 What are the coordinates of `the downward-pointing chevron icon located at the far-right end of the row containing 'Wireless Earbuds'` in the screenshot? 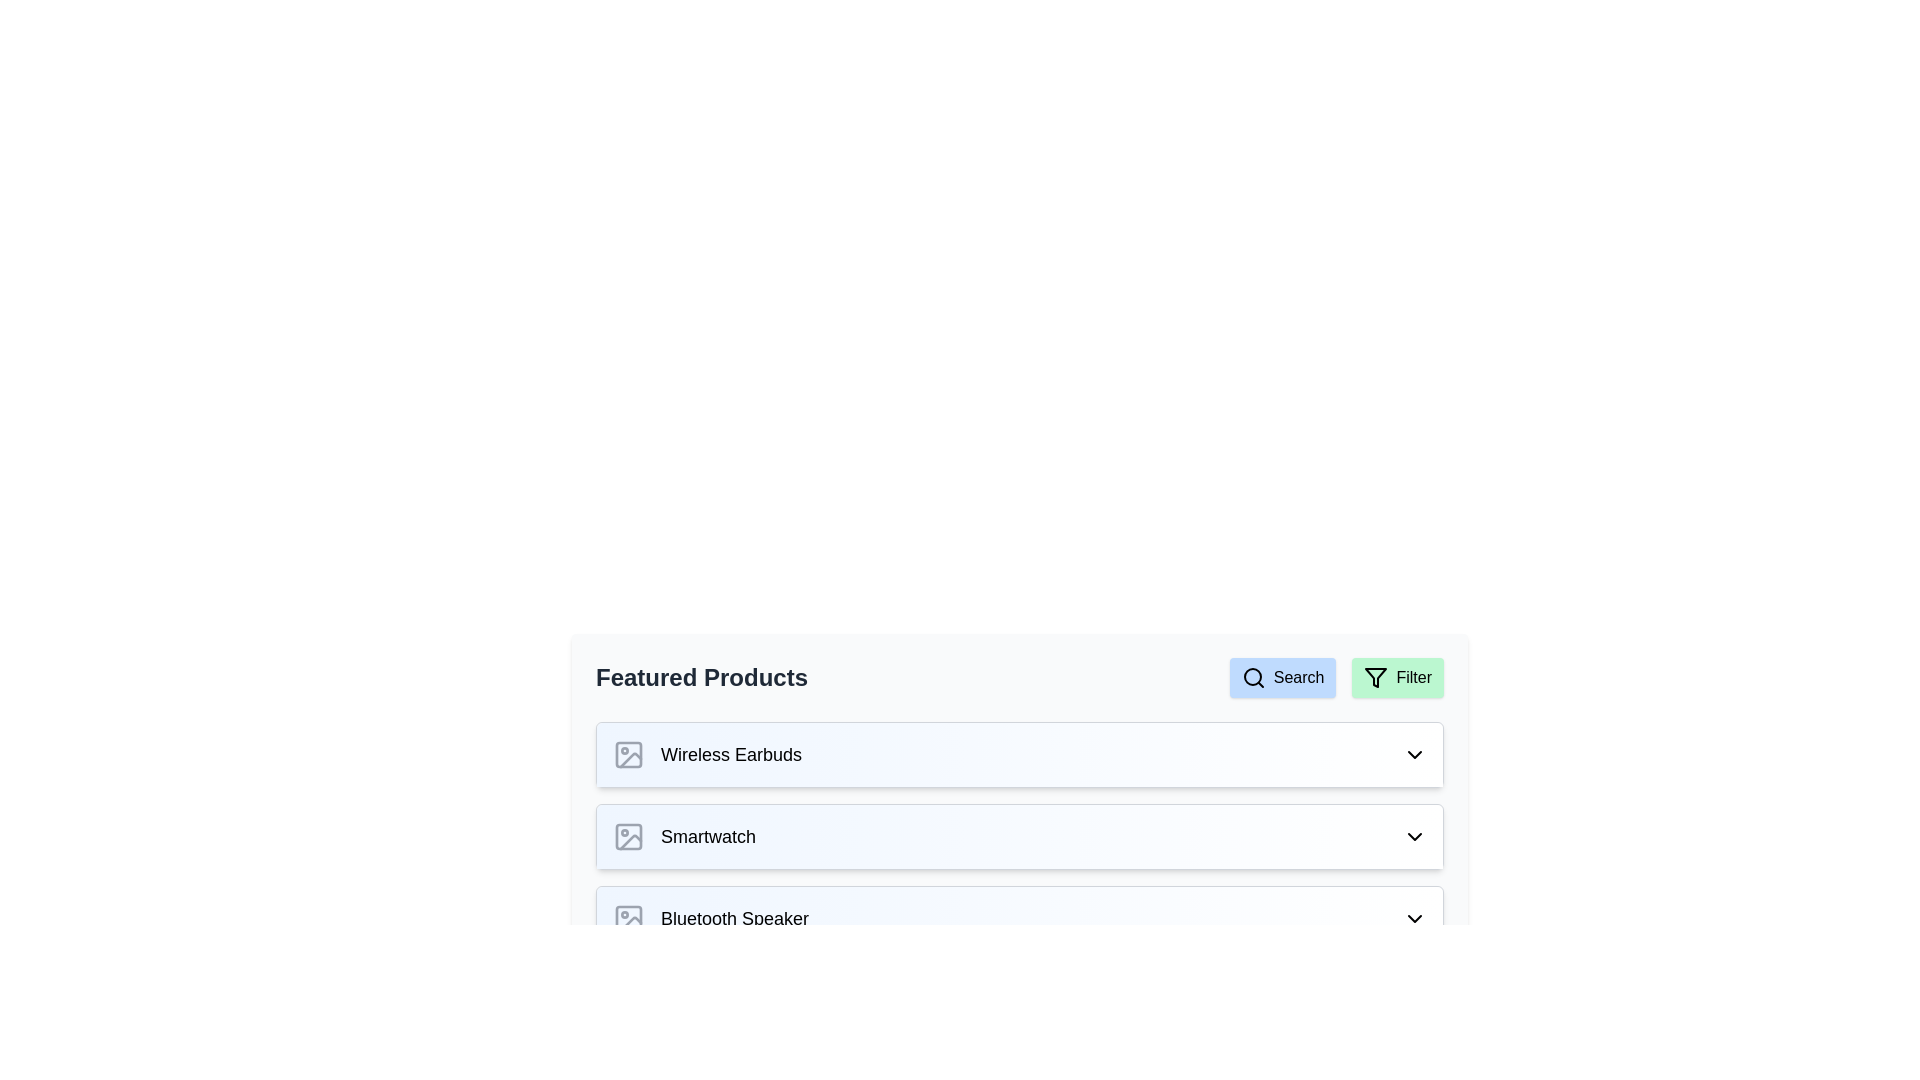 It's located at (1414, 755).